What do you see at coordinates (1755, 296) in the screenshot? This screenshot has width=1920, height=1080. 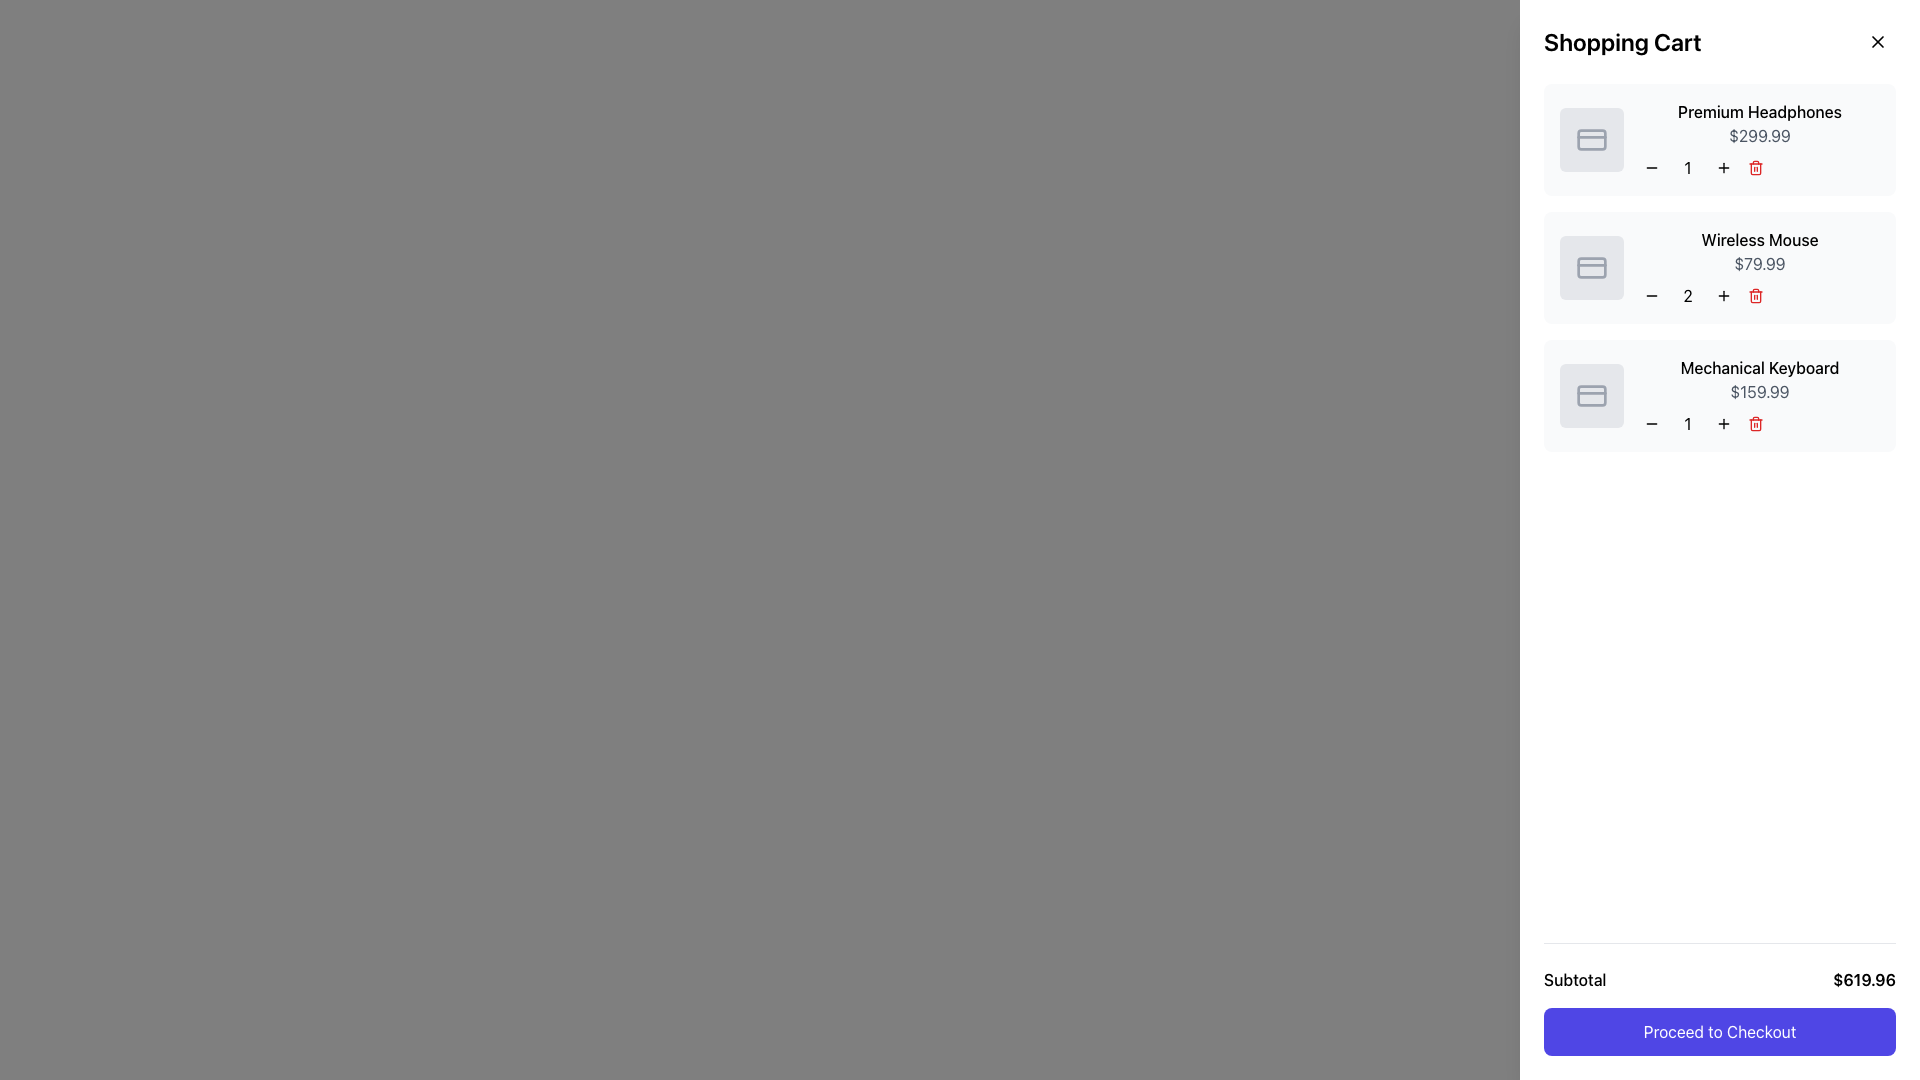 I see `the small red trash bin icon button located to the right of the Wireless Mouse item in the shopping cart section` at bounding box center [1755, 296].